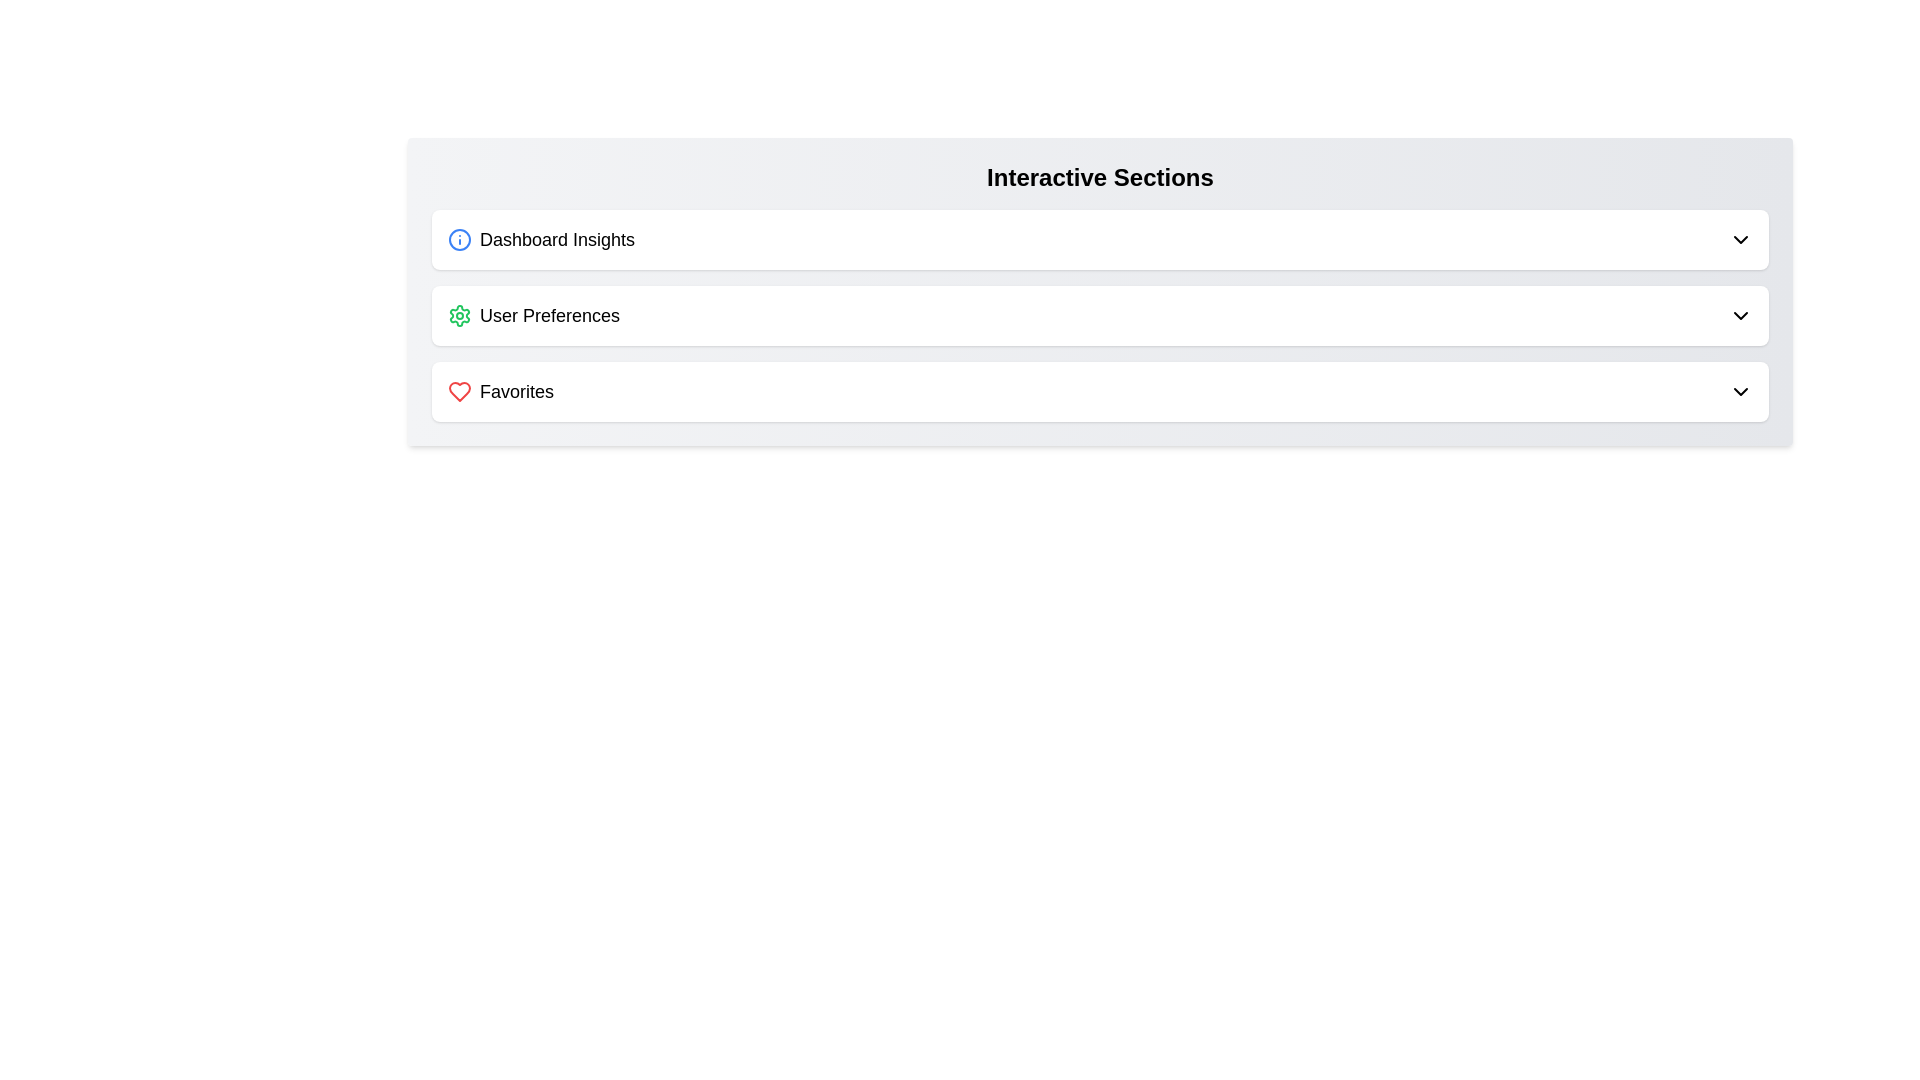 This screenshot has width=1920, height=1080. Describe the element at coordinates (459, 238) in the screenshot. I see `the blue outlined circle icon with an 'i' symbol, located to the left of the 'Dashboard Insights' text` at that location.